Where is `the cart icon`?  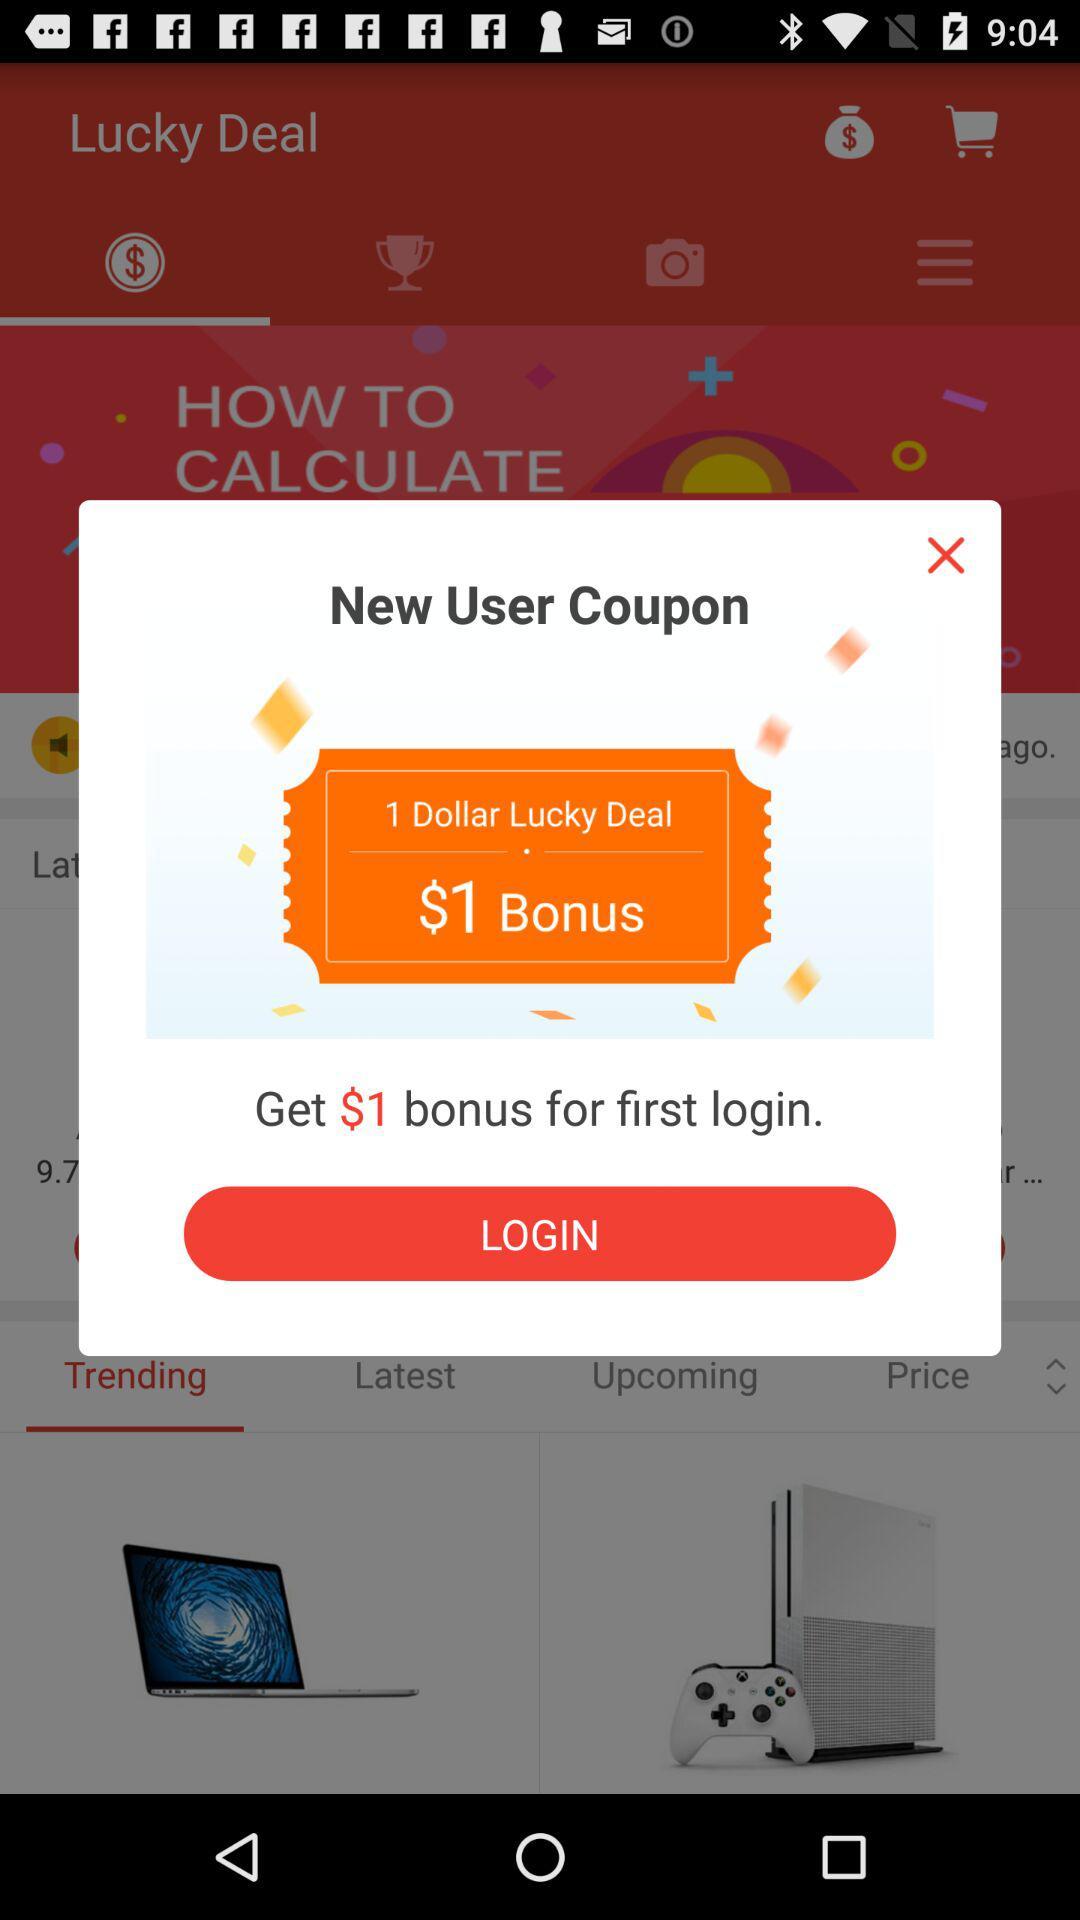
the cart icon is located at coordinates (970, 139).